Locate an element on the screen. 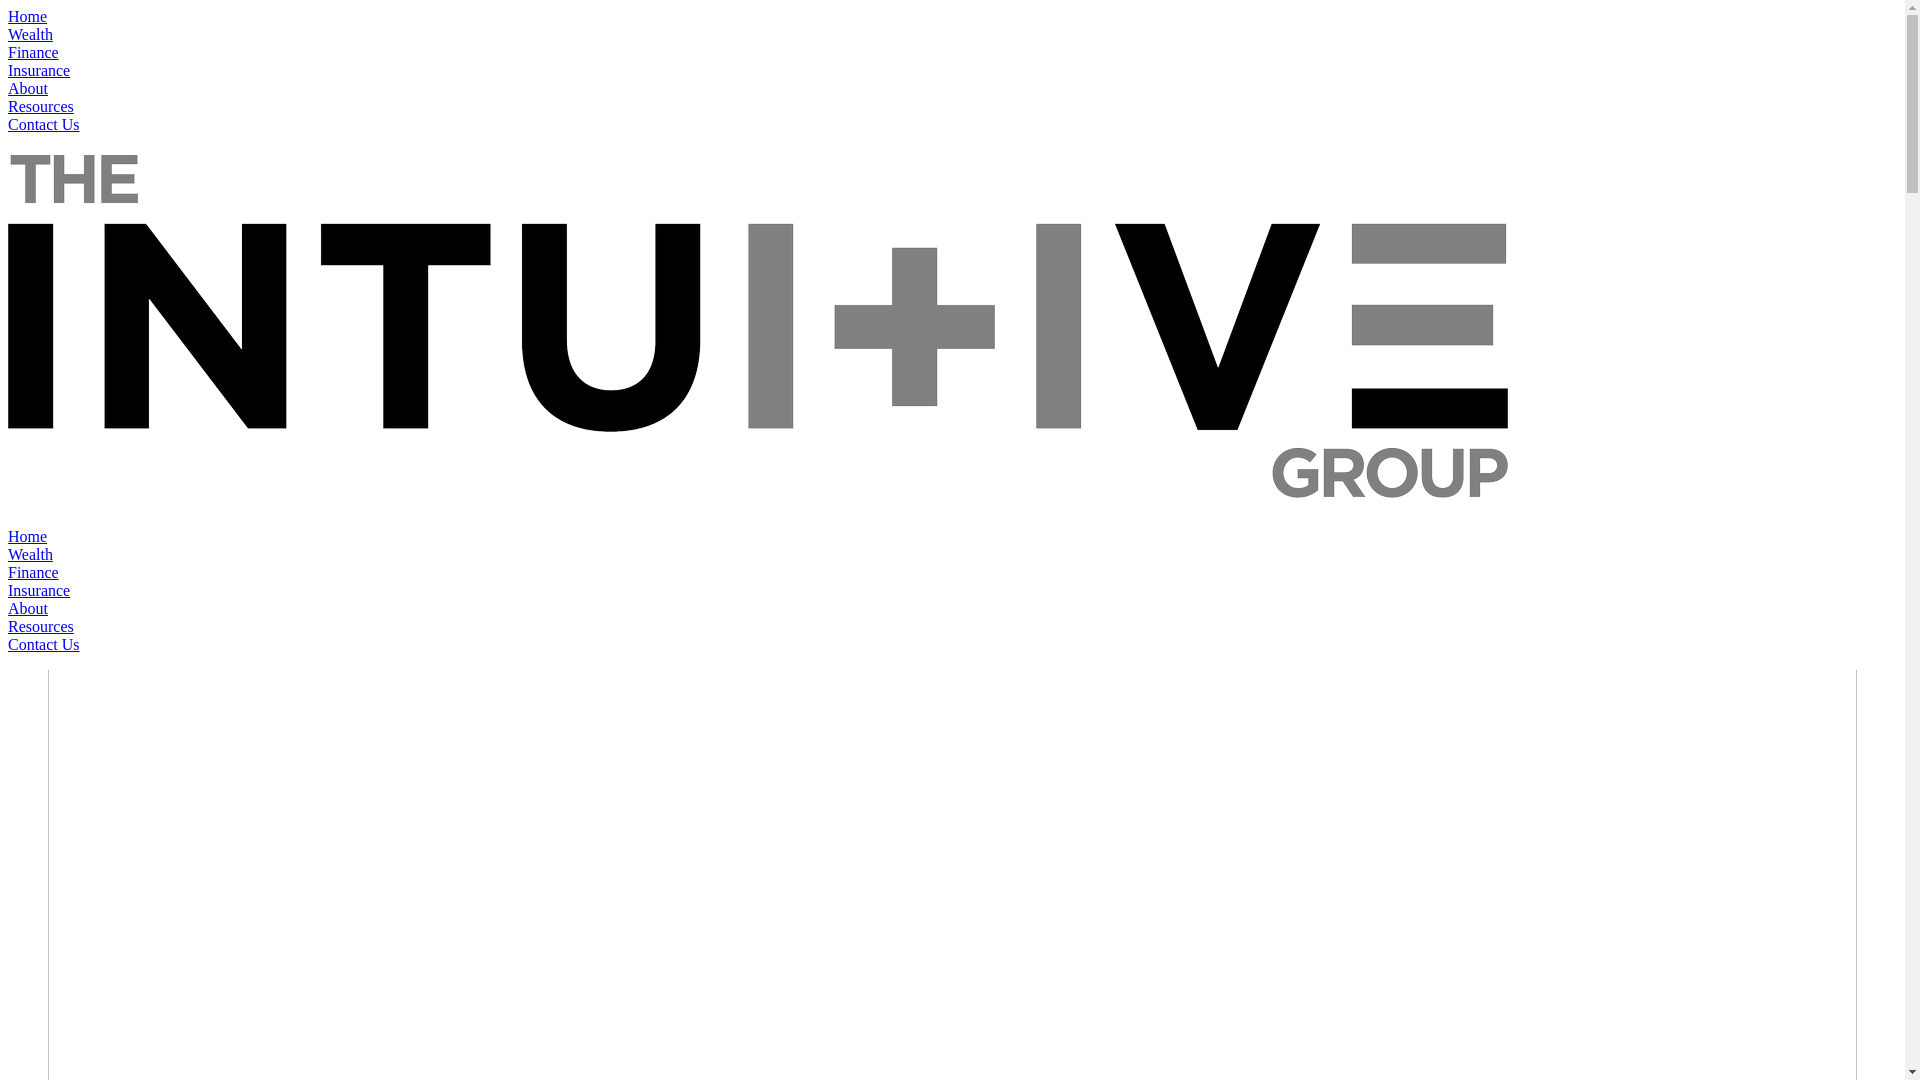 This screenshot has height=1080, width=1920. 'Contact Us' is located at coordinates (8, 124).